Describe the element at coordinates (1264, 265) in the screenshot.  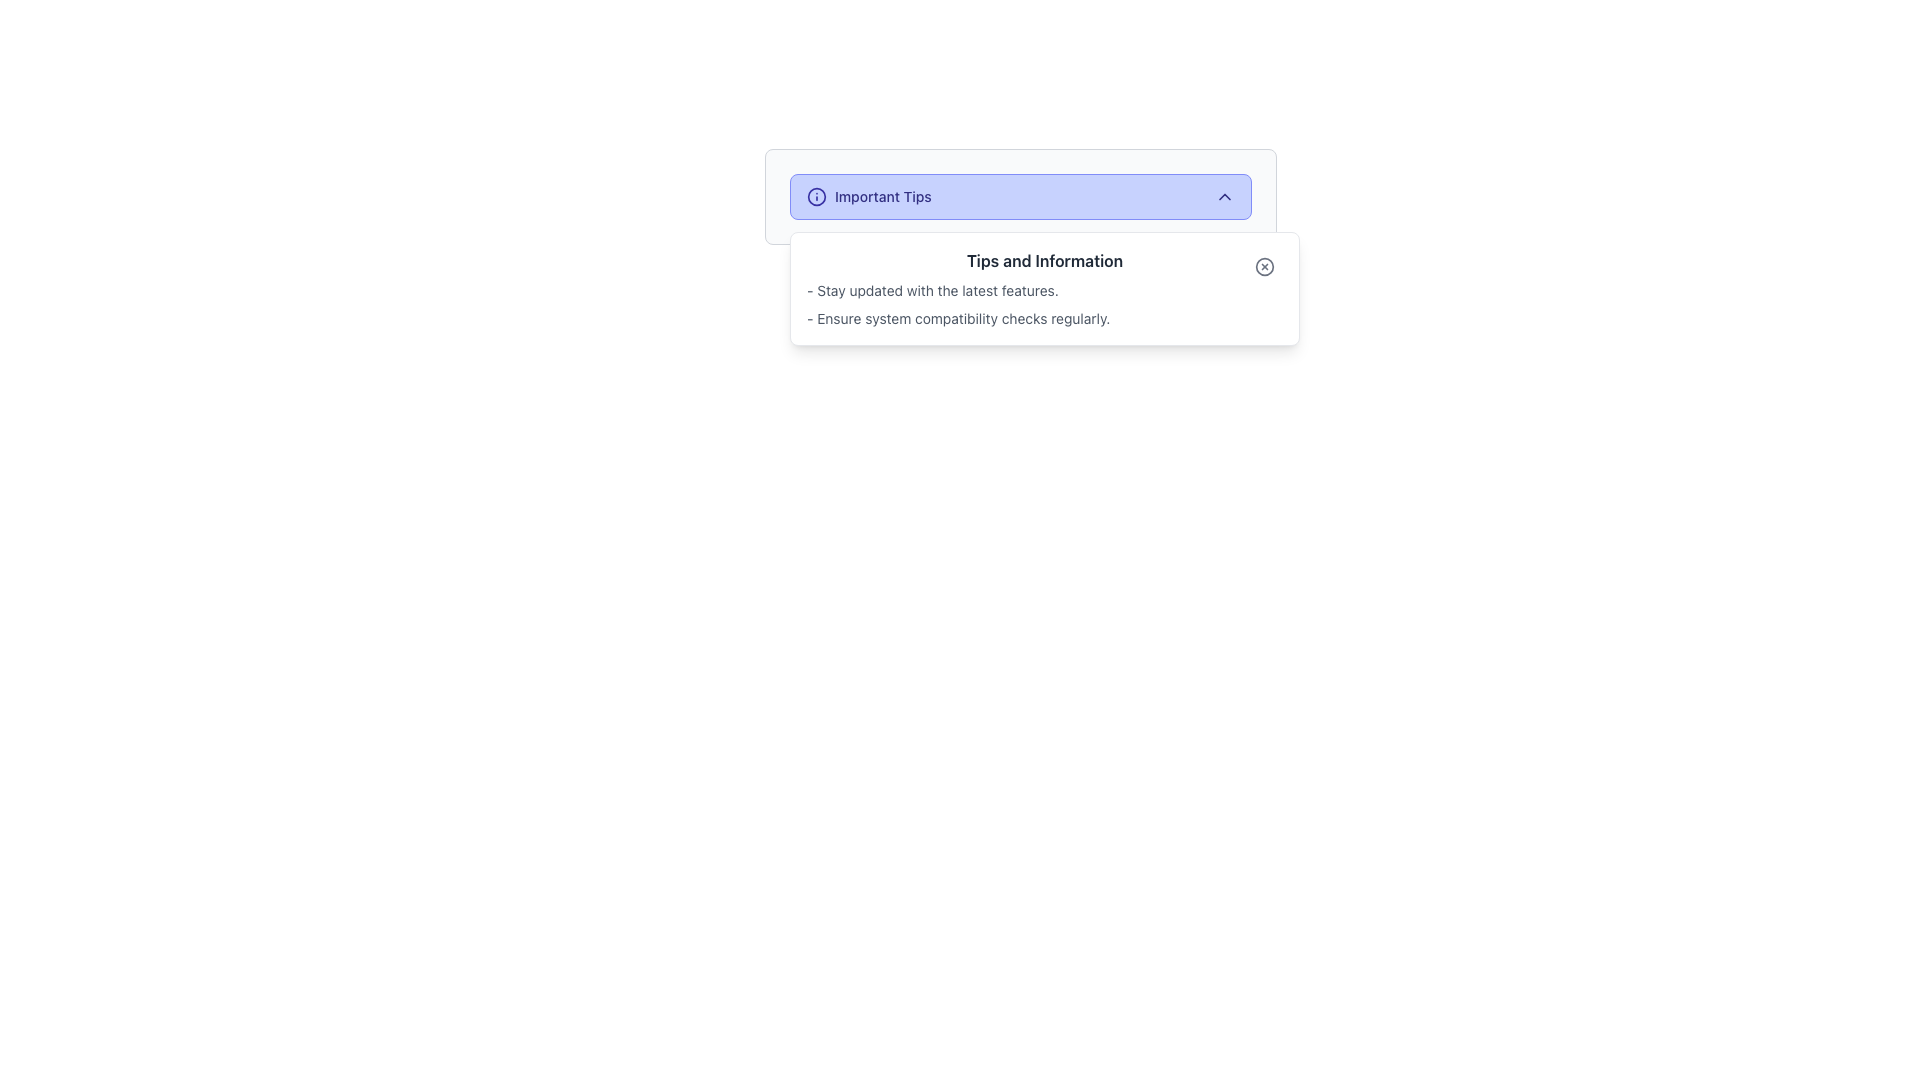
I see `the small circular button with a gray outline and a central cross mark located in the top-right corner of the 'Tips and Information' section` at that location.